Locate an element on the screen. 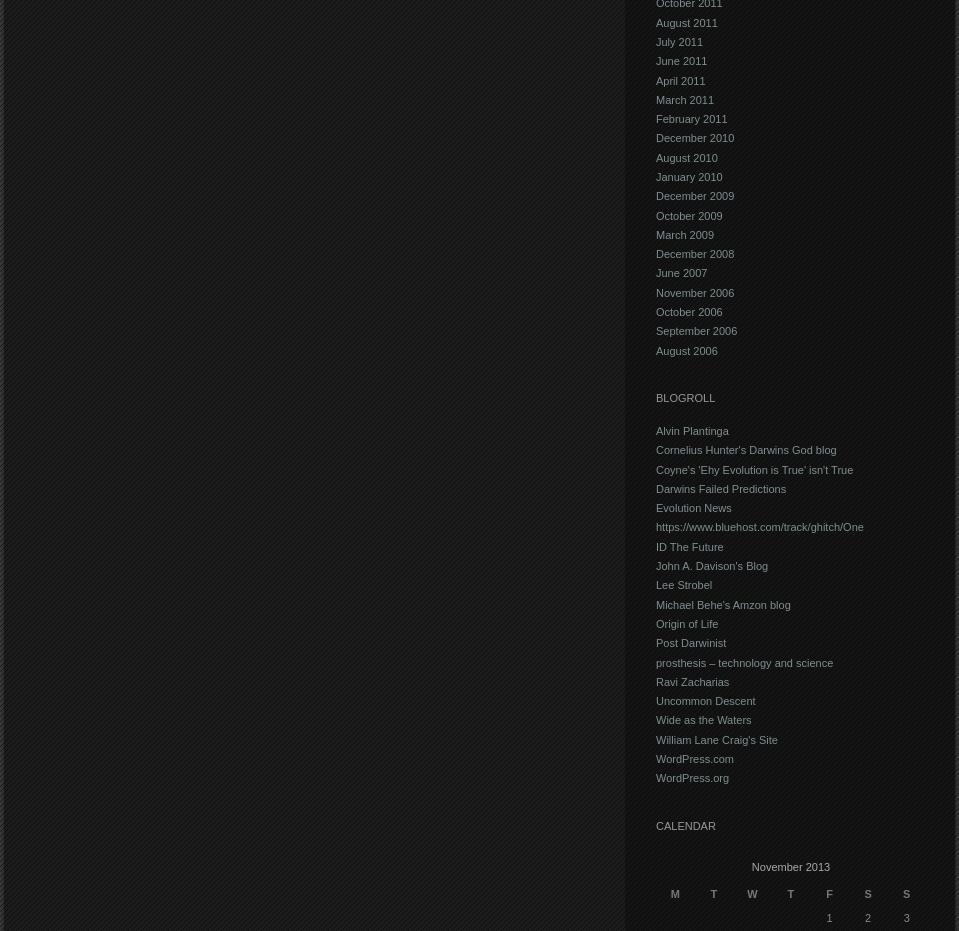 The image size is (959, 931). 'February 2011' is located at coordinates (690, 118).